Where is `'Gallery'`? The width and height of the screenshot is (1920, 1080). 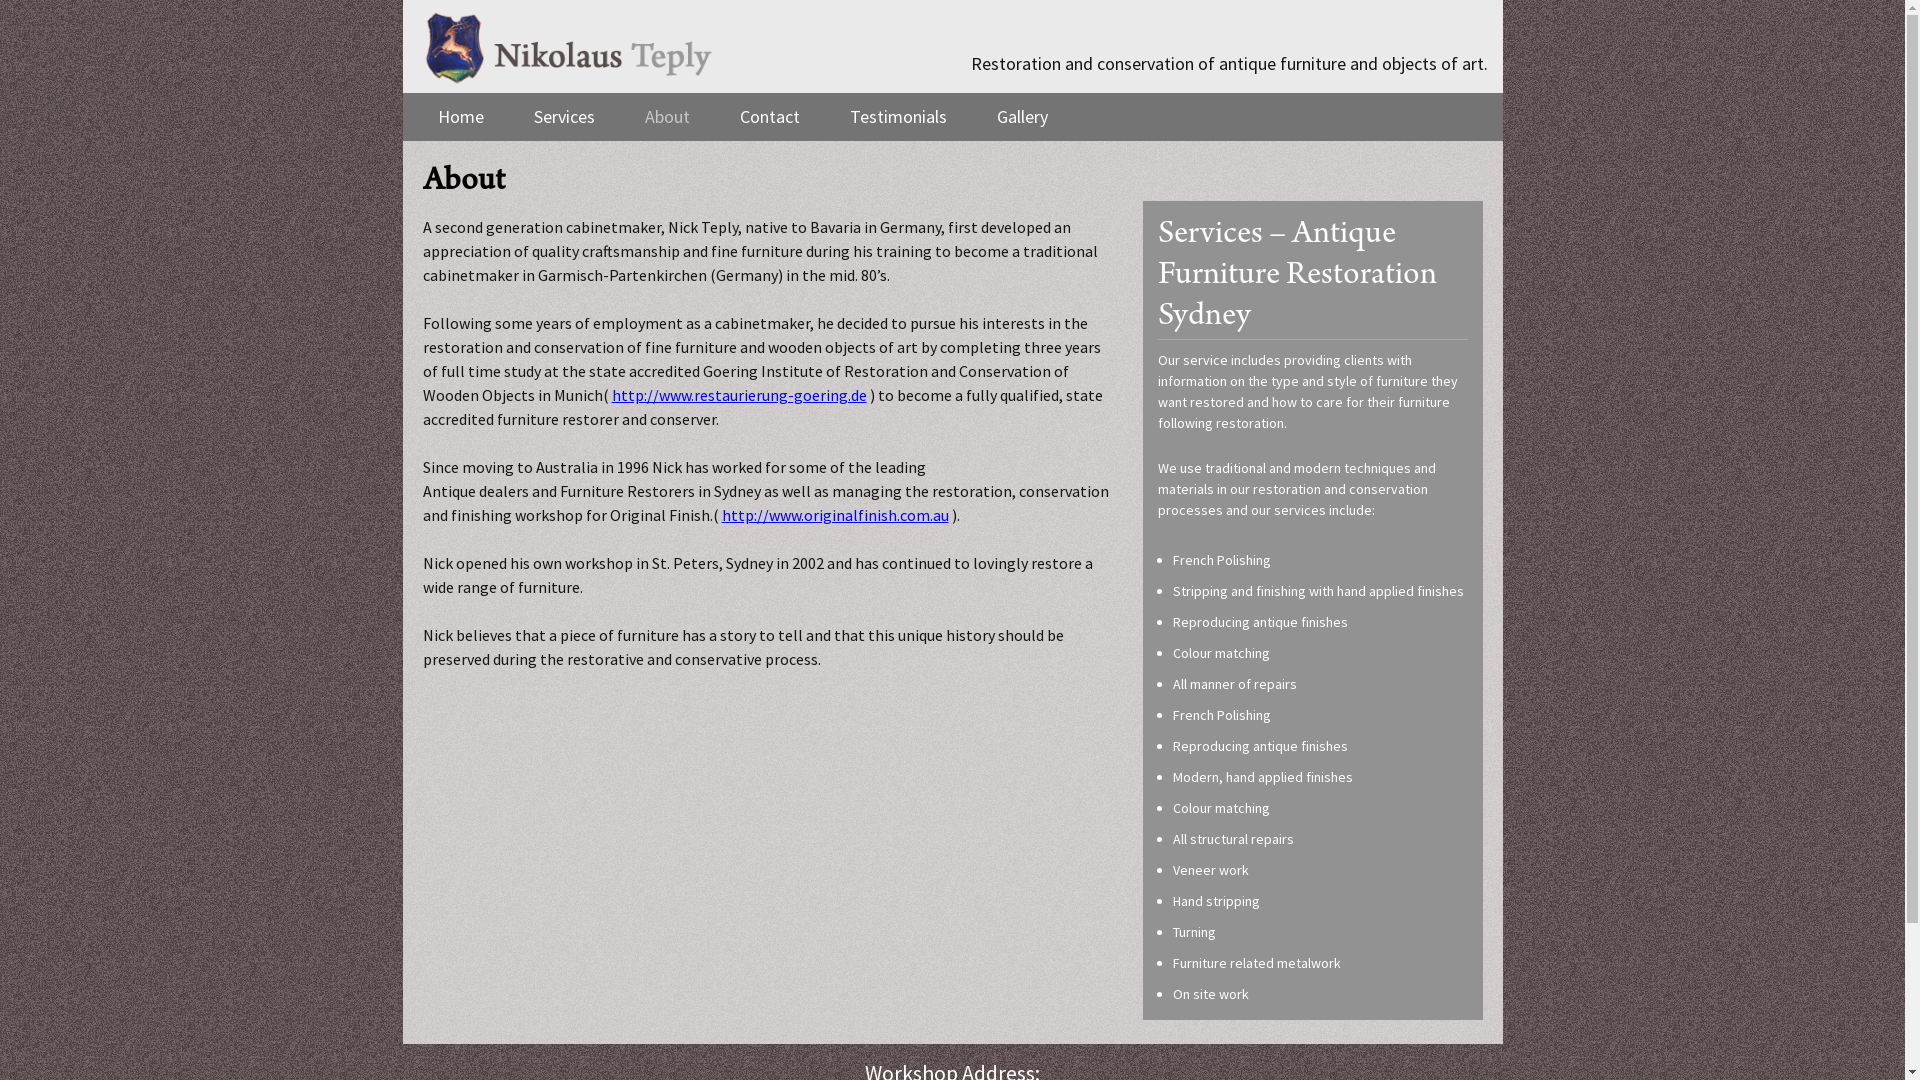 'Gallery' is located at coordinates (1021, 116).